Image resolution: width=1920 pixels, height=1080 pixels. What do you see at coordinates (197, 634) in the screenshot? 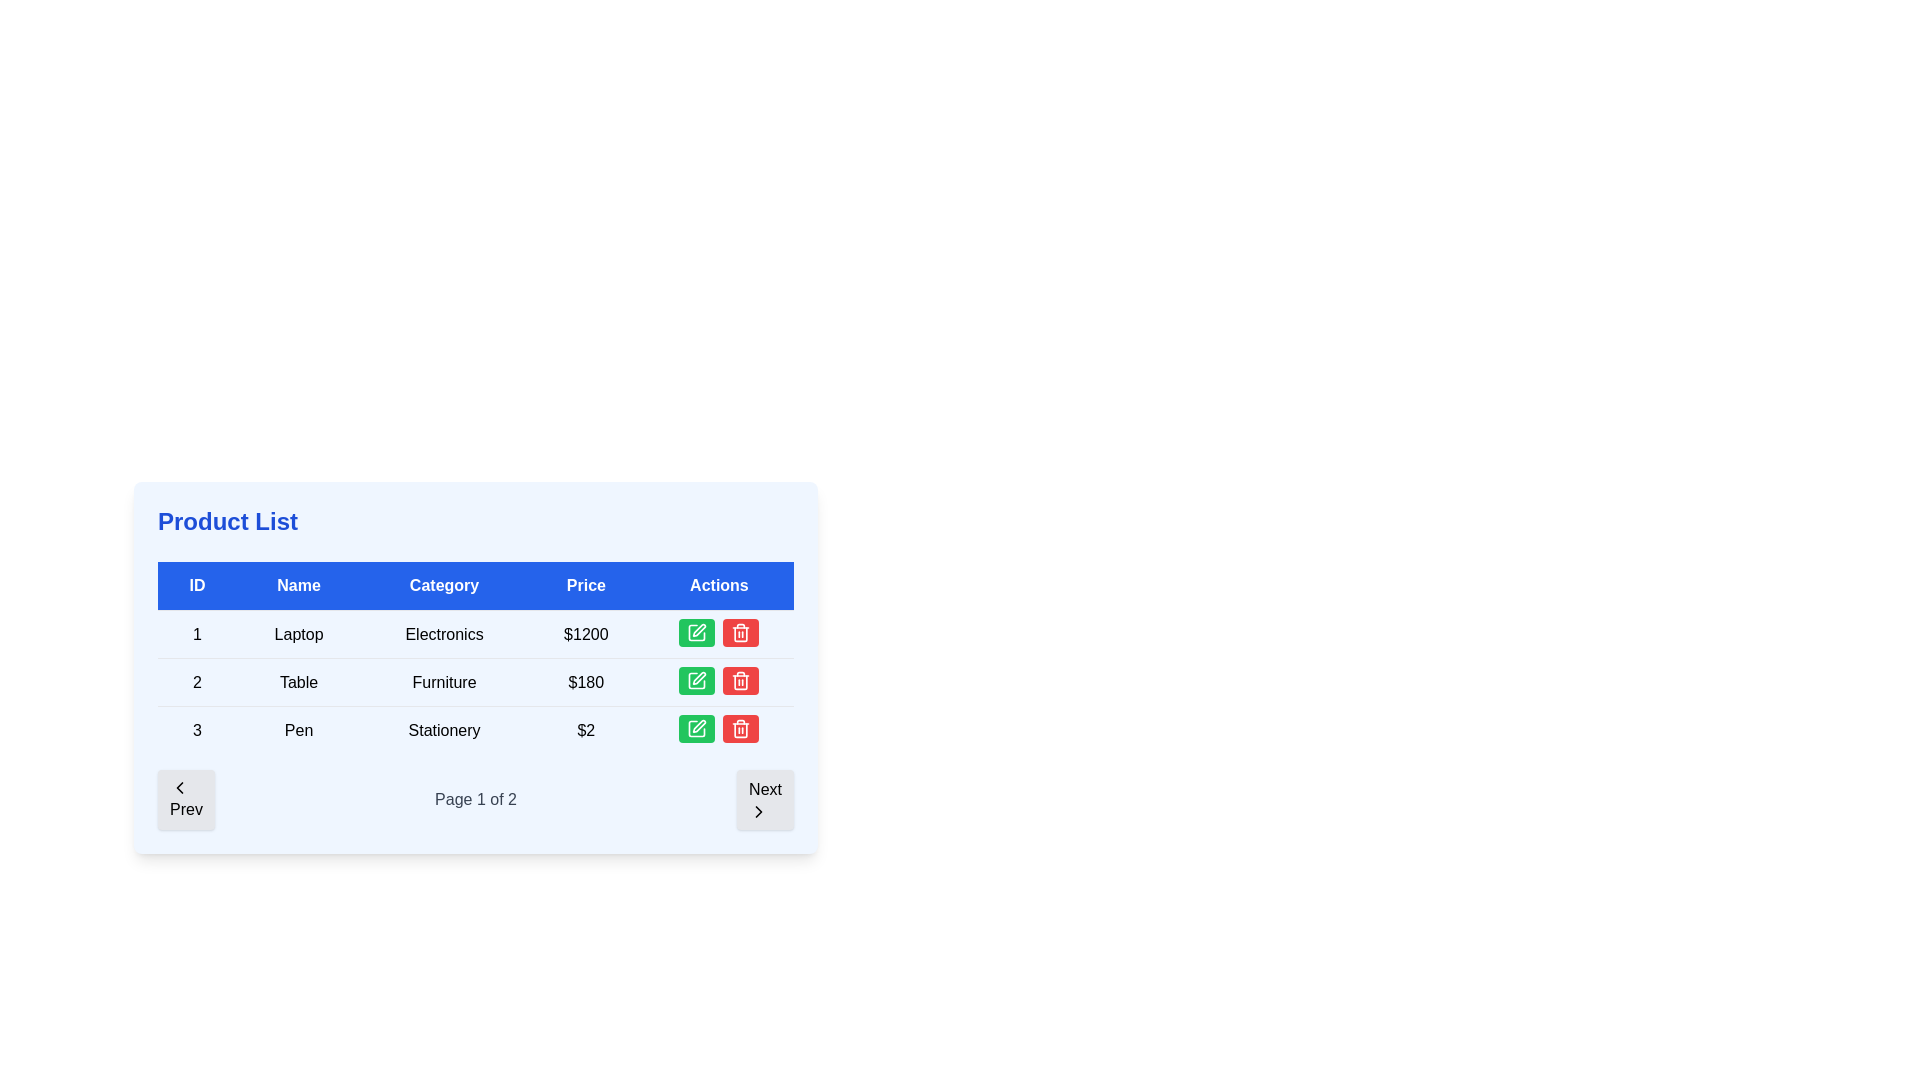
I see `the static text element that serves as the ID label for the first product entry ('Laptop') in the table` at bounding box center [197, 634].